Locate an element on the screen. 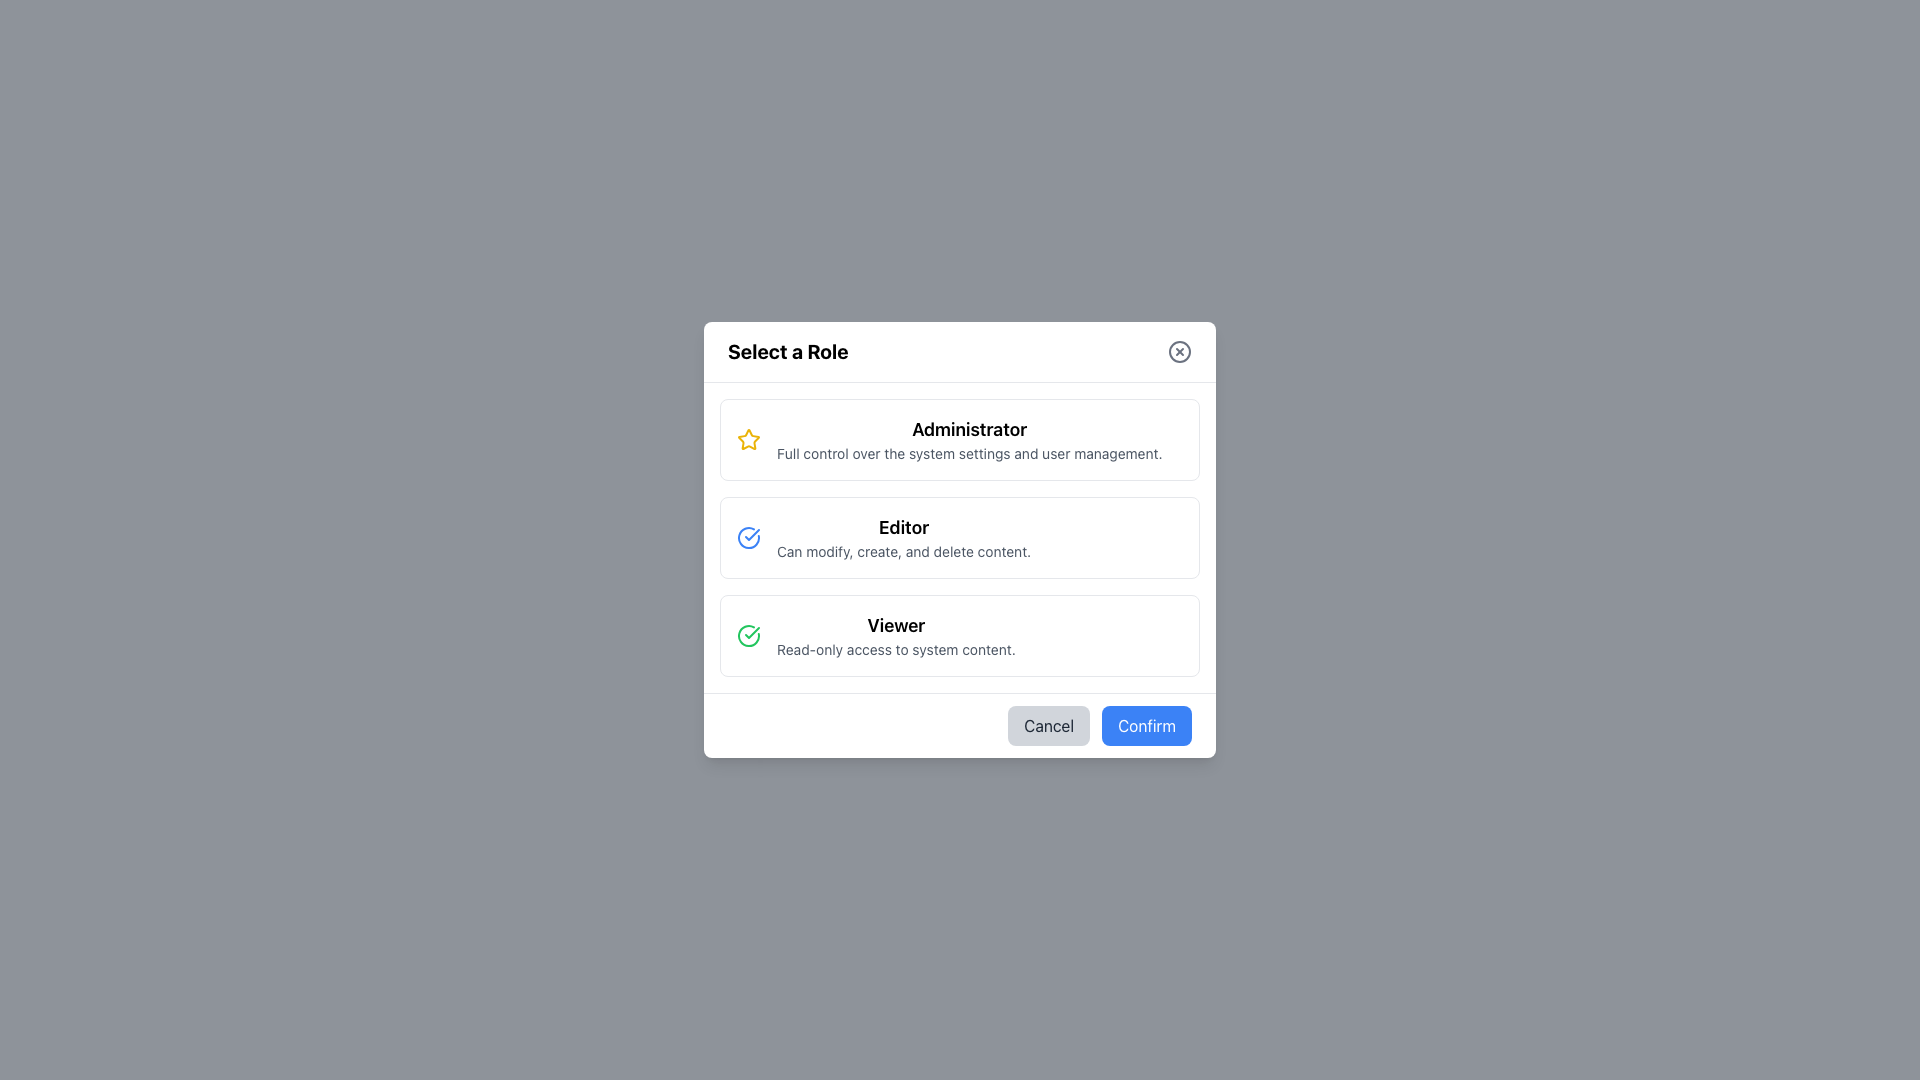 The image size is (1920, 1080). the descriptive text label that explains the permissions granted under the Editor role, located below the bold 'Editor' label is located at coordinates (903, 551).